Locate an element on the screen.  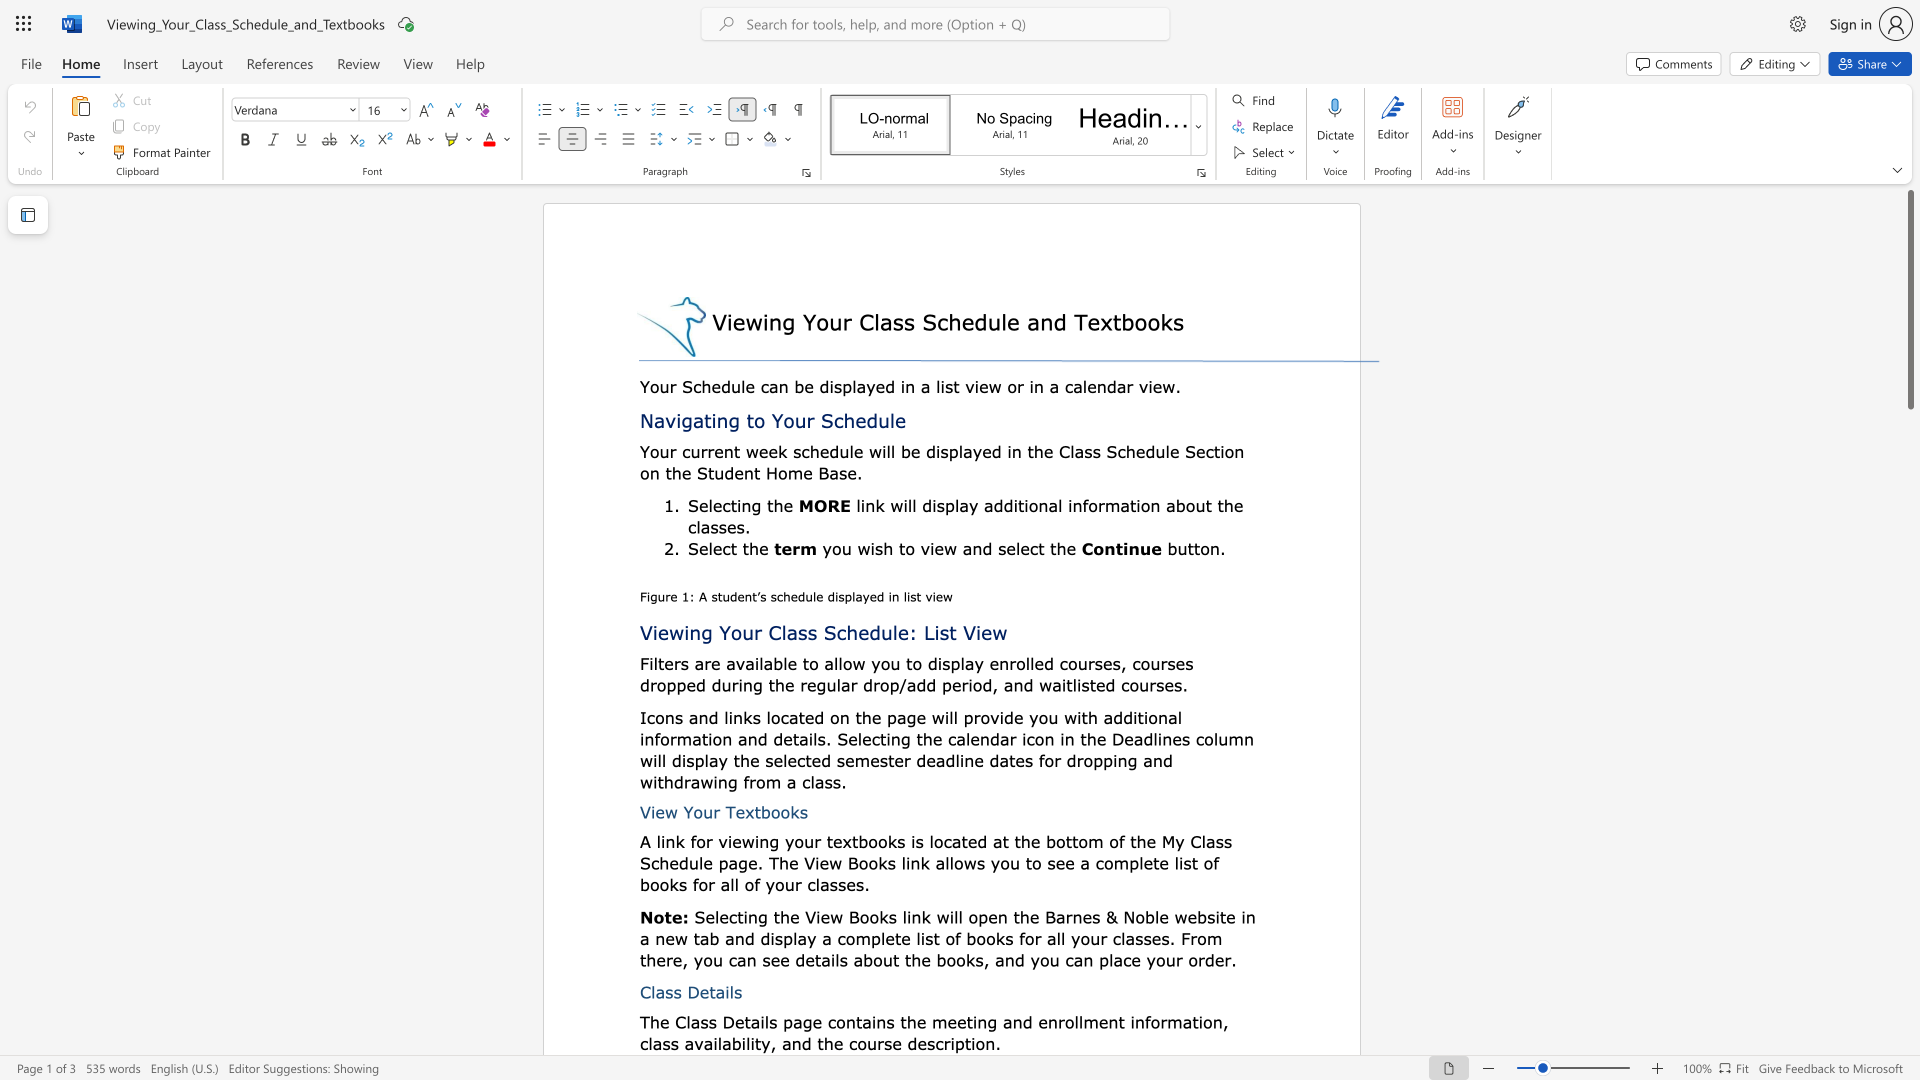
the scrollbar to slide the page down is located at coordinates (1909, 479).